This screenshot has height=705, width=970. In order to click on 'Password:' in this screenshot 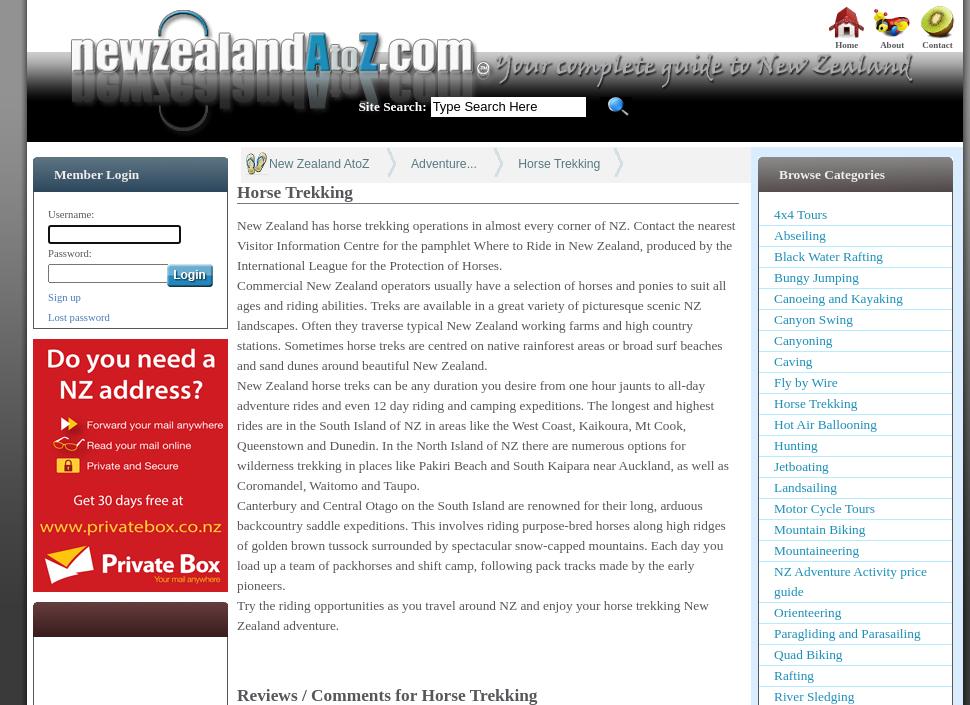, I will do `click(48, 253)`.